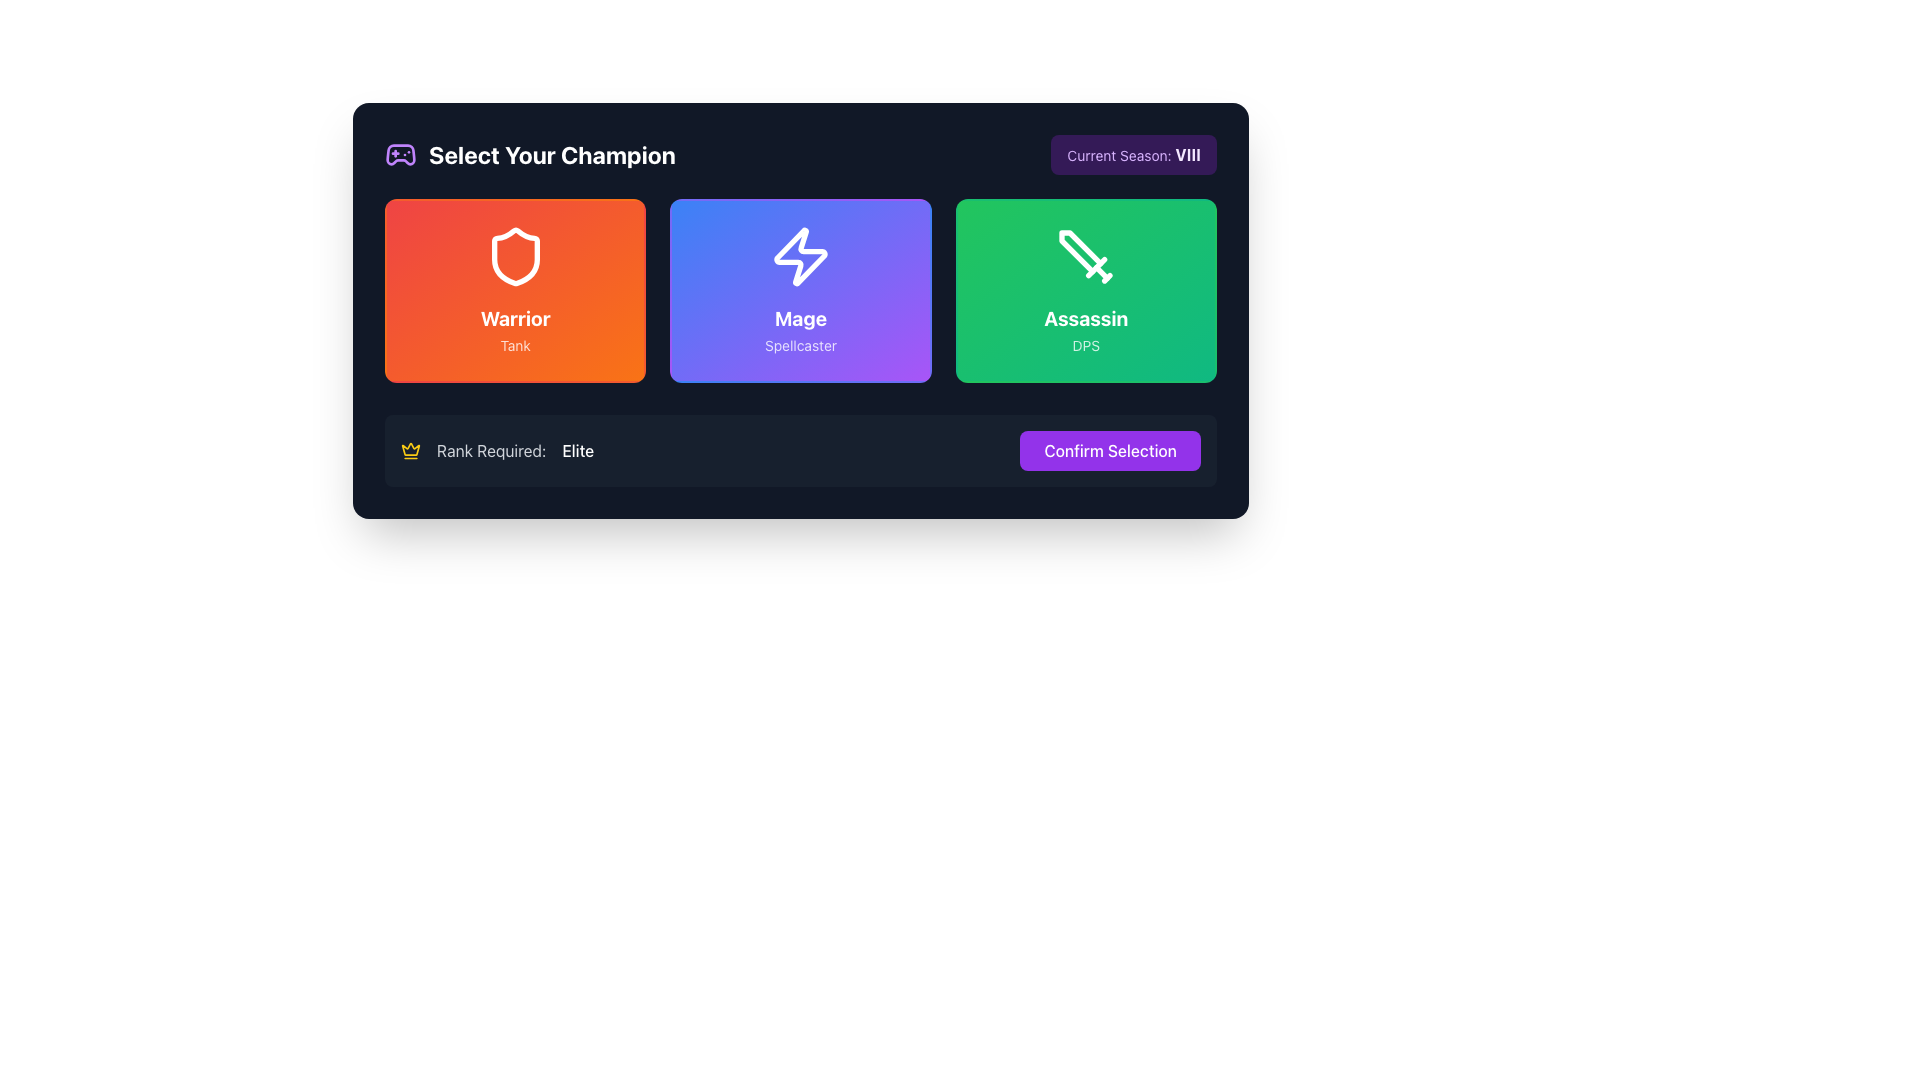 Image resolution: width=1920 pixels, height=1080 pixels. Describe the element at coordinates (1121, 154) in the screenshot. I see `the static text label that reads 'Current Season:' displayed in a medium-sized purple font, located in the upper-right side of the interface, adjacent to the text component displaying 'VIII'` at that location.